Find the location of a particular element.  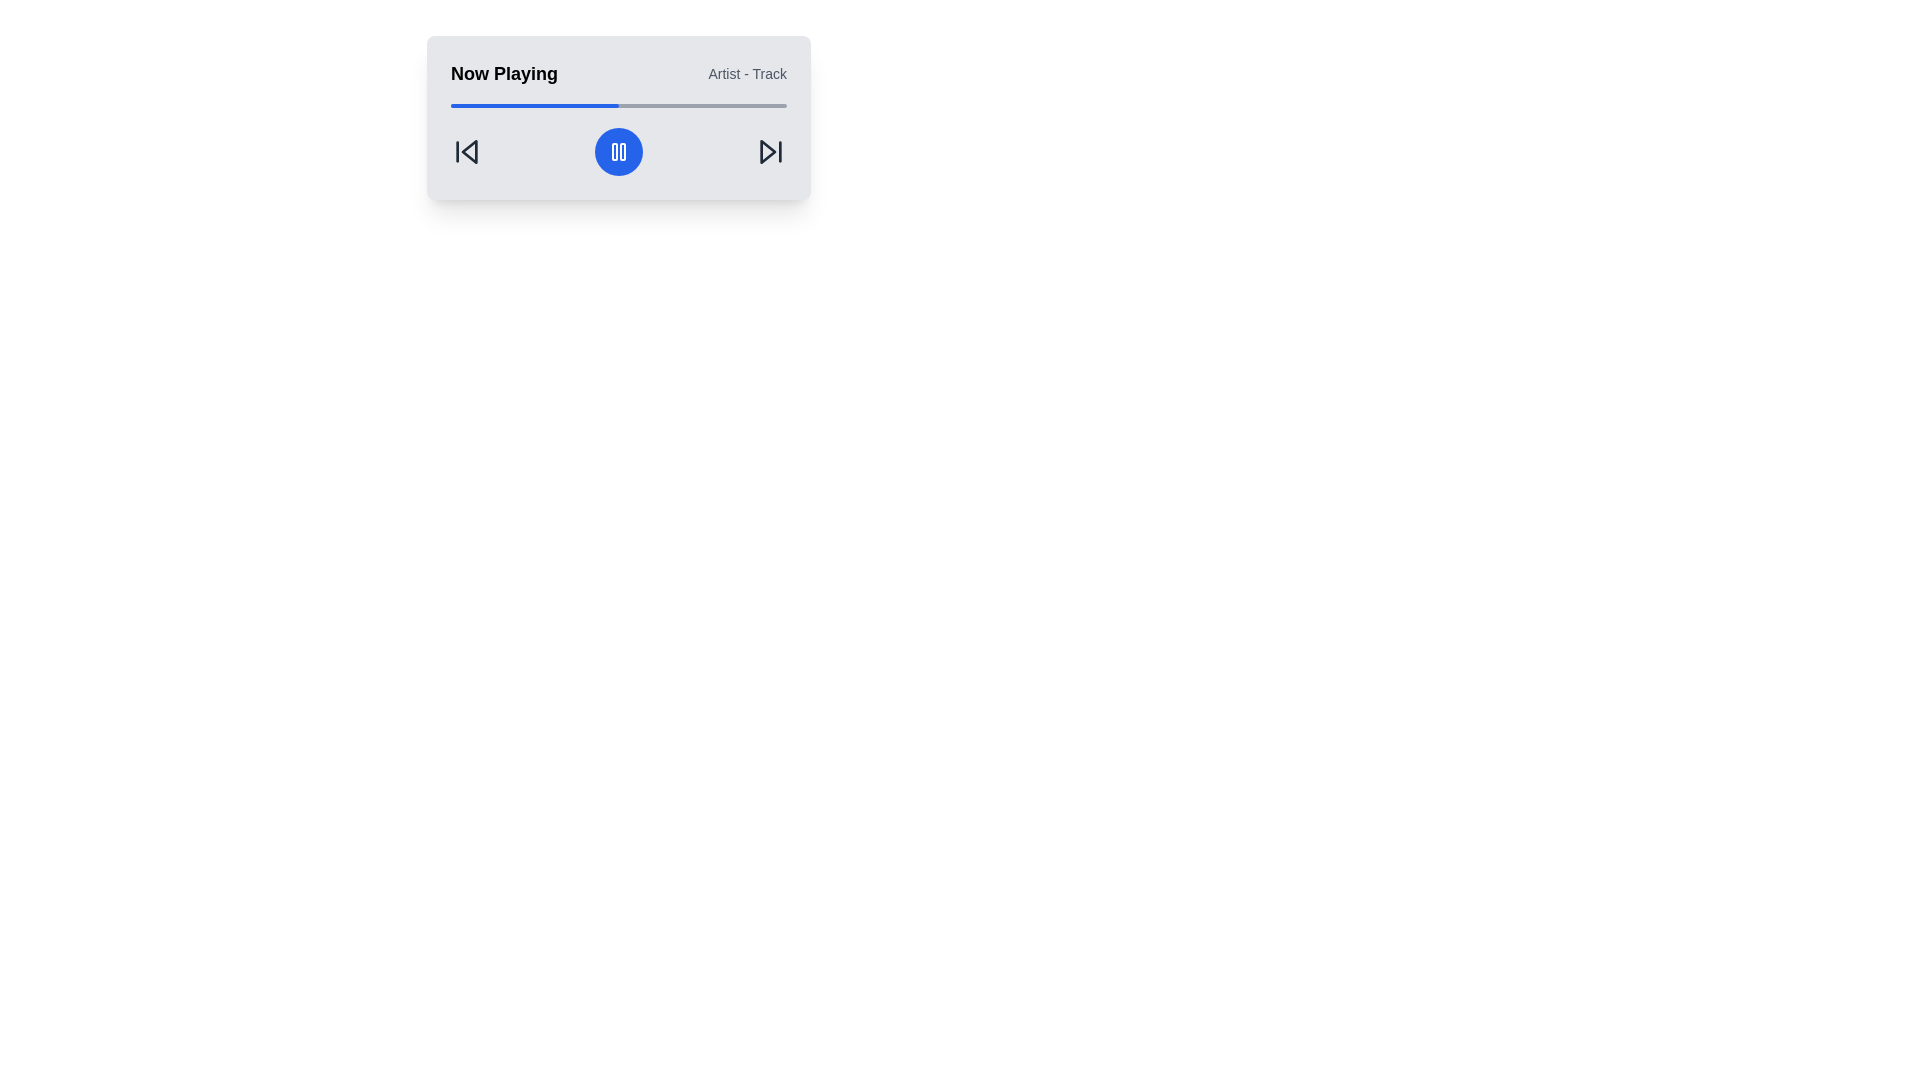

the progress of the bar is located at coordinates (551, 105).